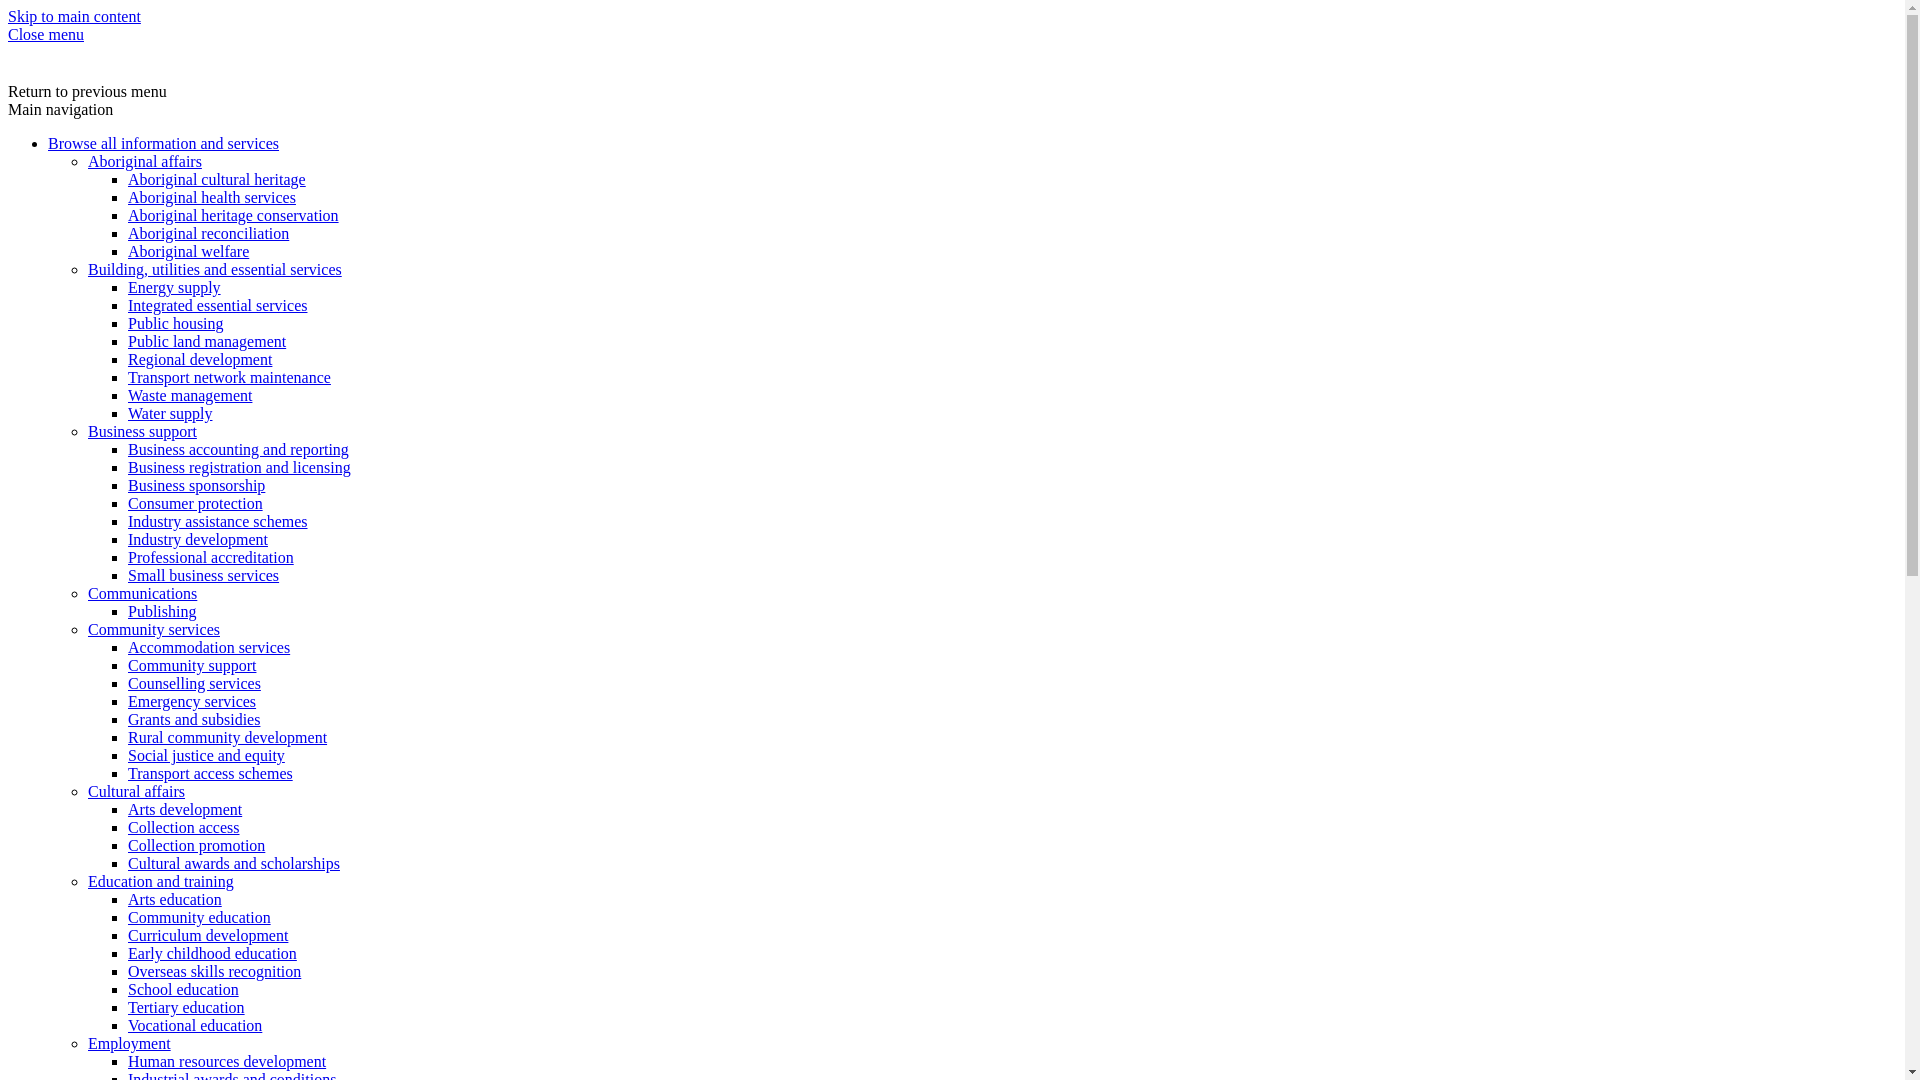 This screenshot has height=1080, width=1920. Describe the element at coordinates (152, 628) in the screenshot. I see `'Community services'` at that location.